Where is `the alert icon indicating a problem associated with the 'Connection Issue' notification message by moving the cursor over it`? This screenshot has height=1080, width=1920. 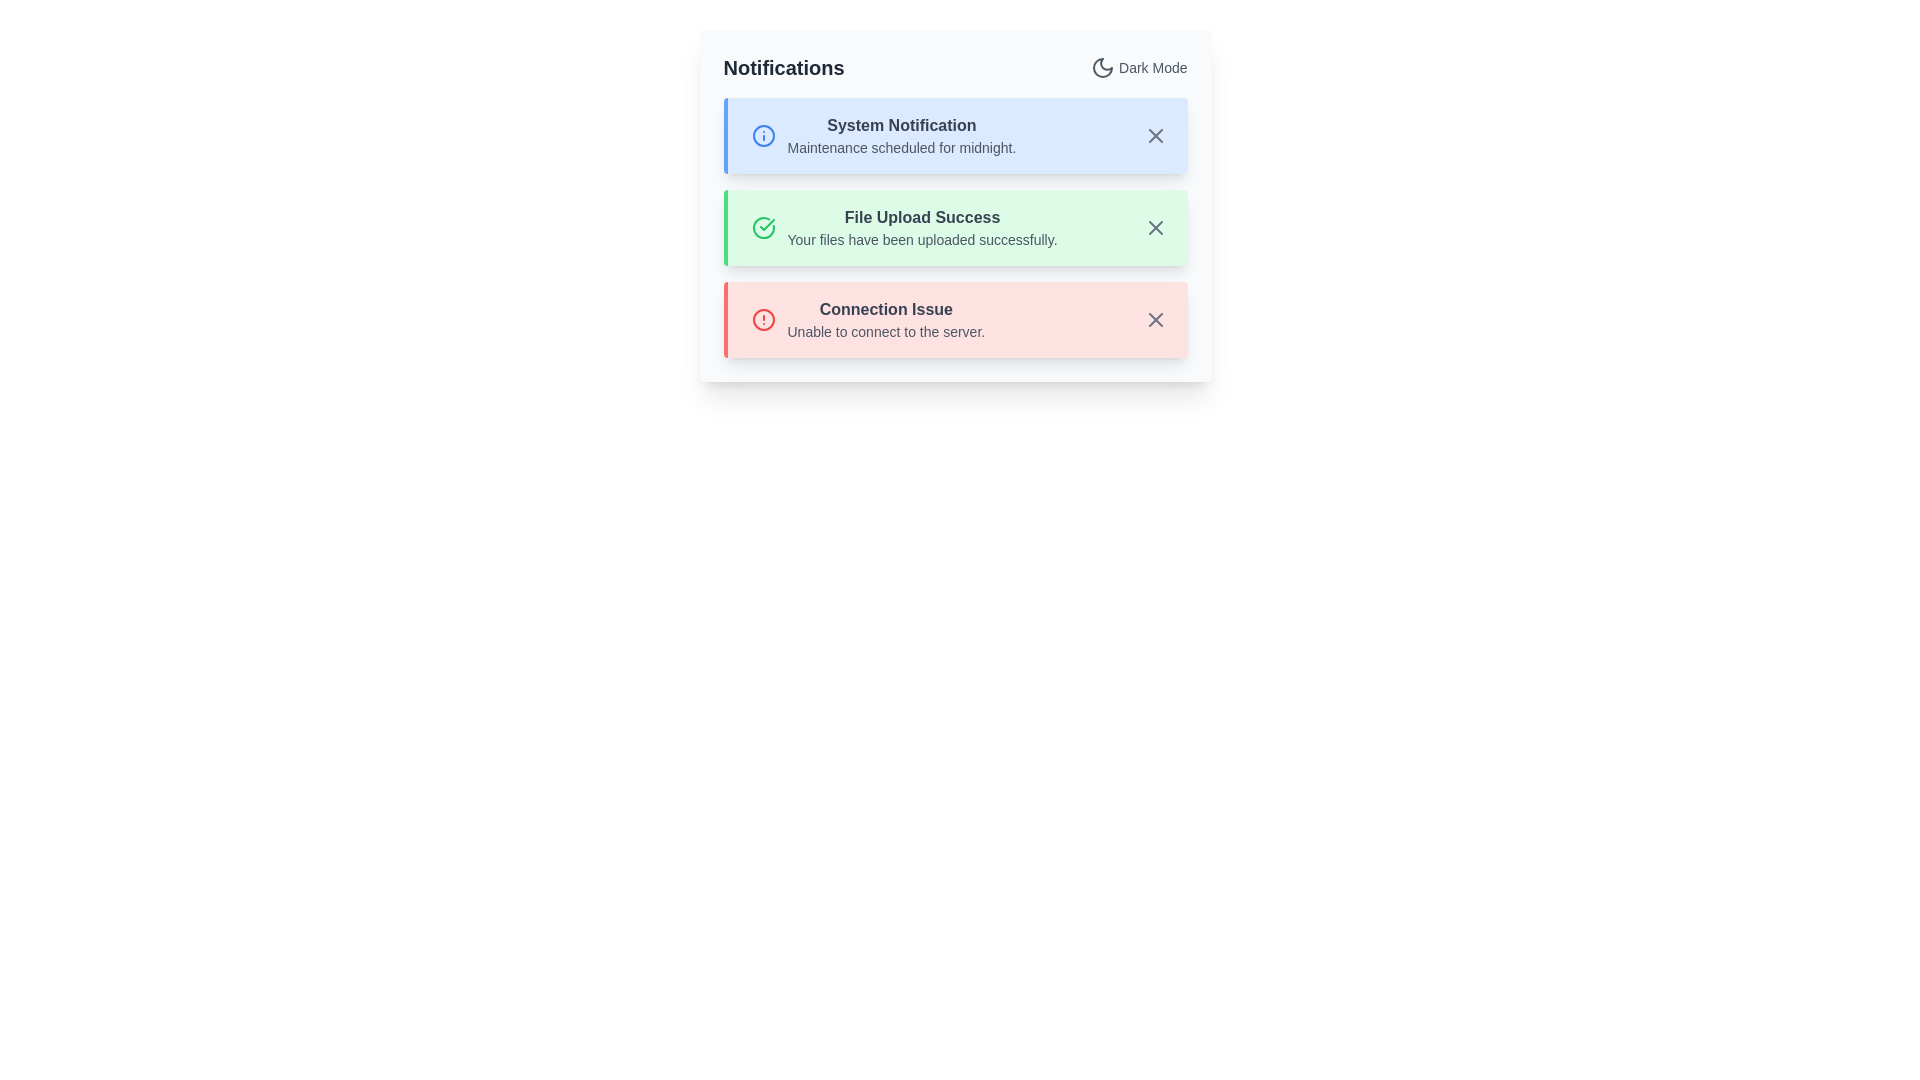 the alert icon indicating a problem associated with the 'Connection Issue' notification message by moving the cursor over it is located at coordinates (762, 319).